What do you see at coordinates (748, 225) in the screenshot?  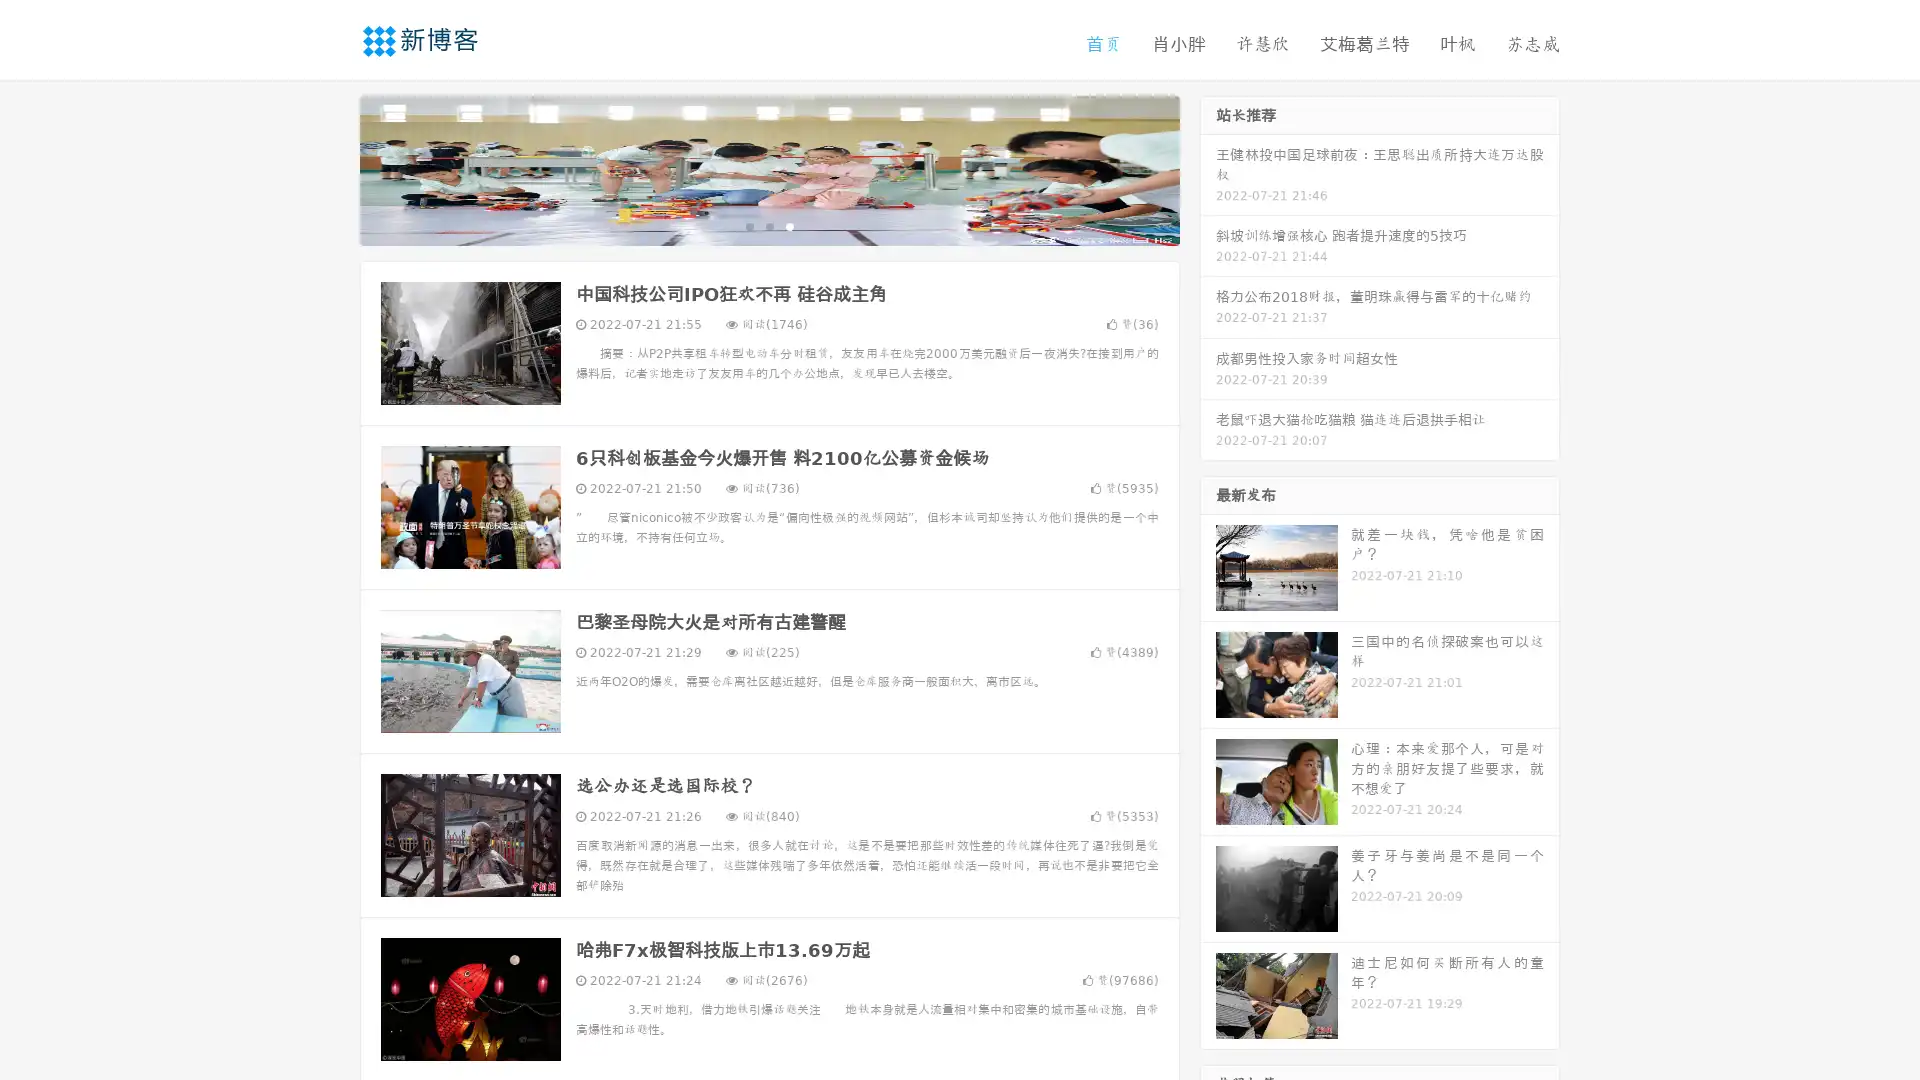 I see `Go to slide 1` at bounding box center [748, 225].